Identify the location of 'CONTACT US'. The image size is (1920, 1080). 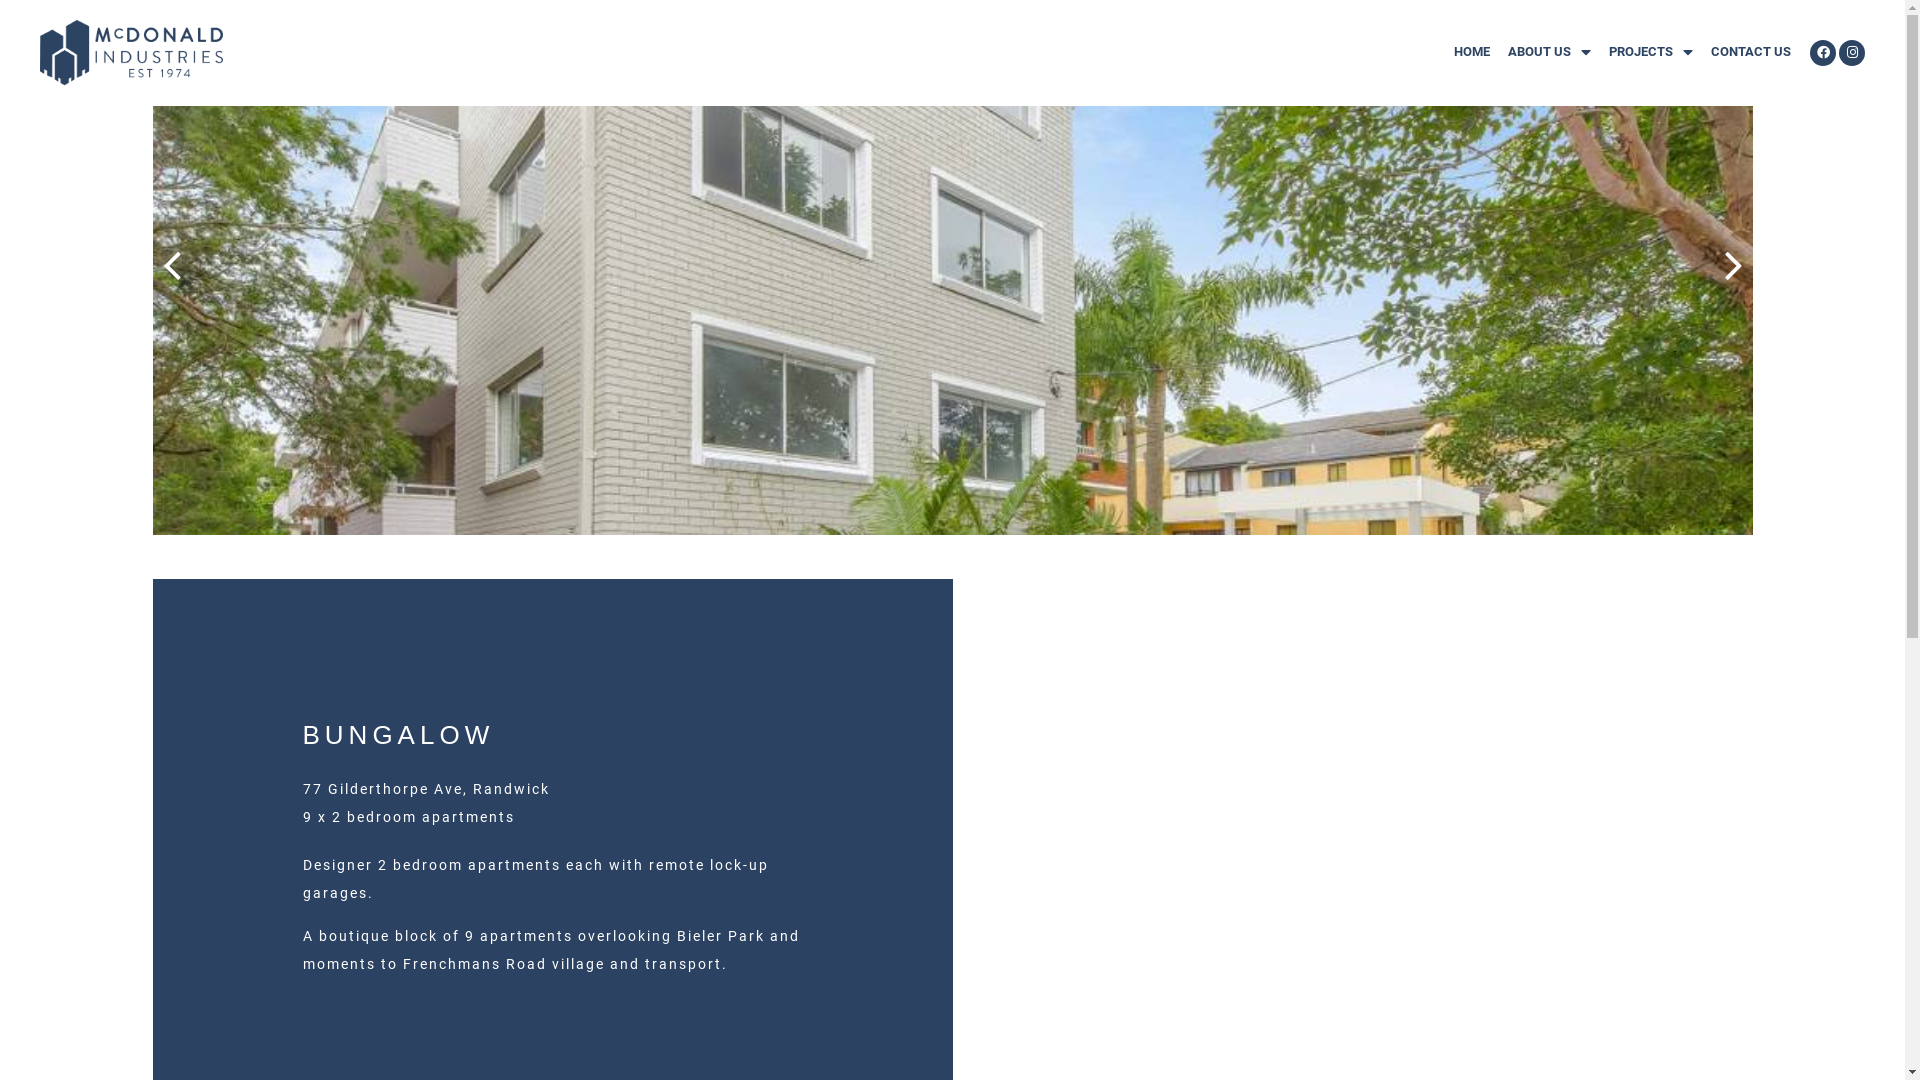
(1701, 51).